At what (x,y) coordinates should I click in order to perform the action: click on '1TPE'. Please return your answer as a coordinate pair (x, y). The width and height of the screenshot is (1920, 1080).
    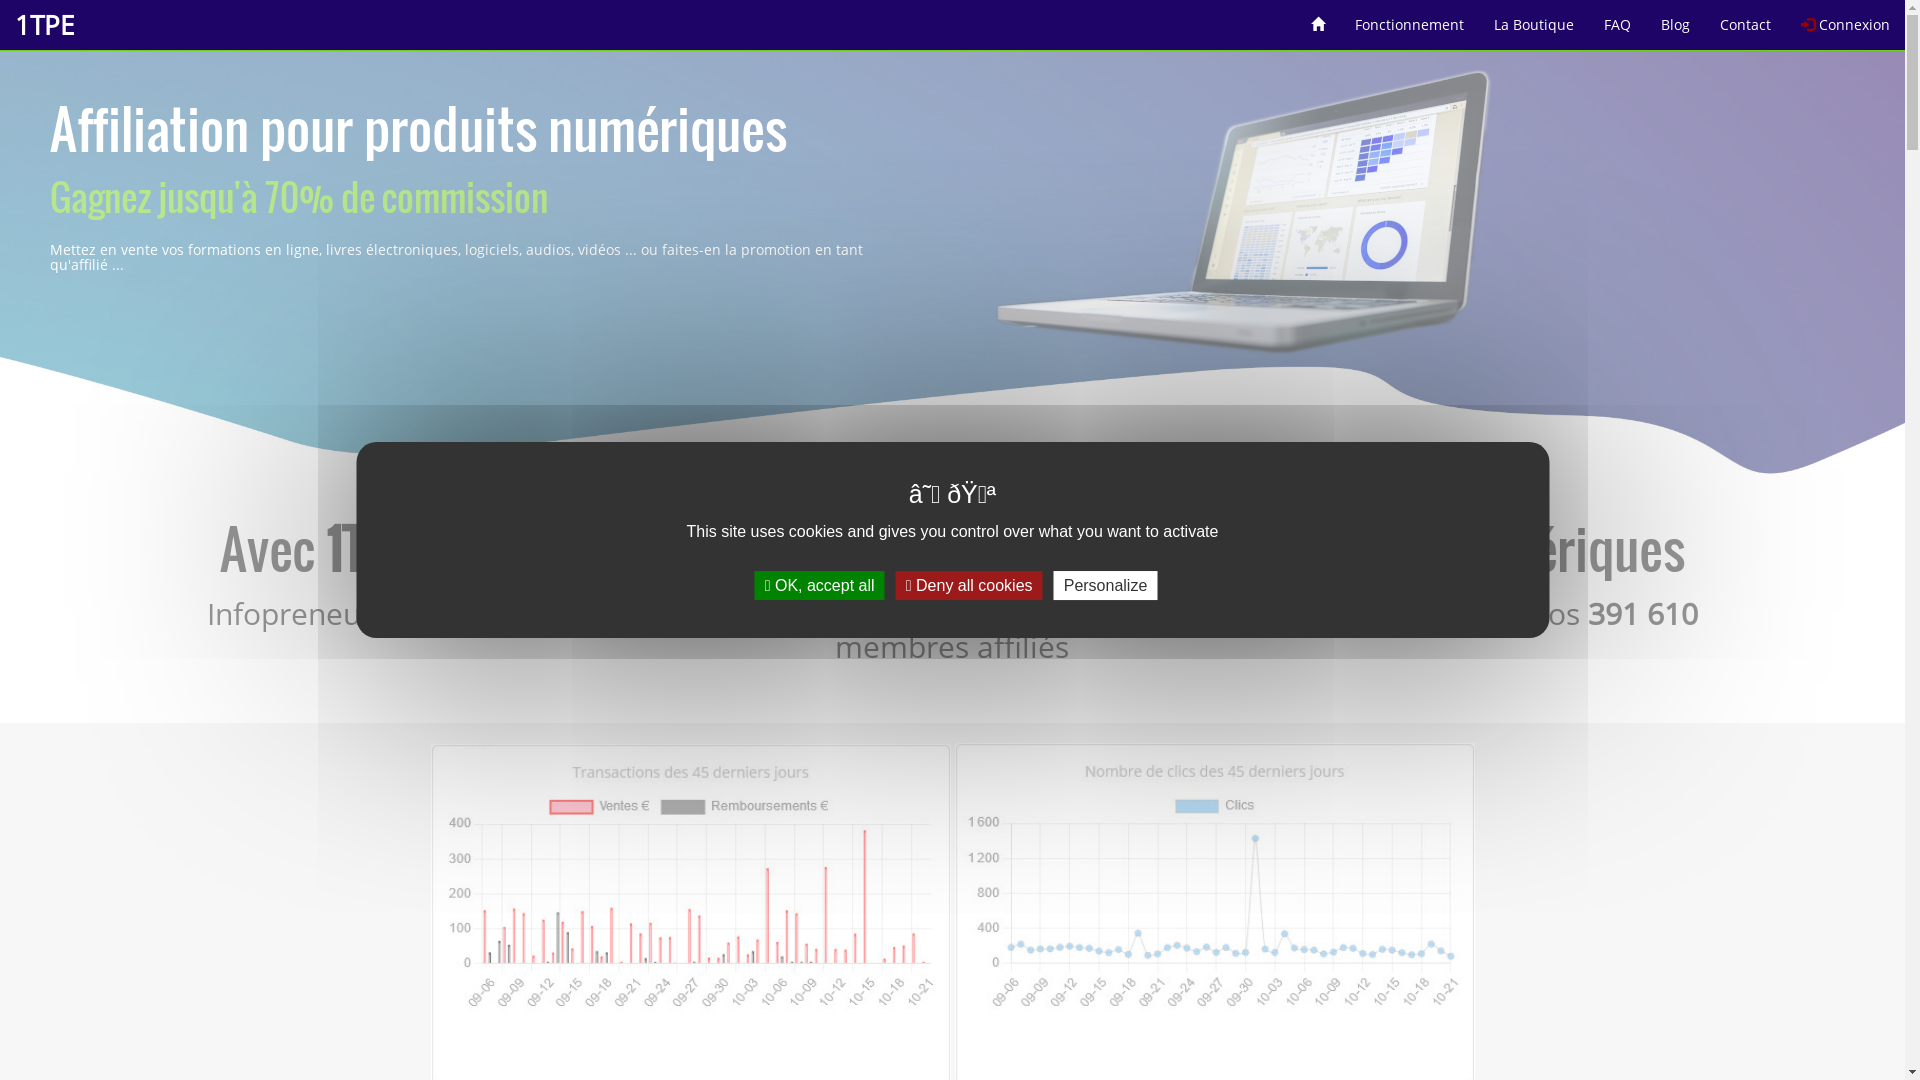
    Looking at the image, I should click on (44, 24).